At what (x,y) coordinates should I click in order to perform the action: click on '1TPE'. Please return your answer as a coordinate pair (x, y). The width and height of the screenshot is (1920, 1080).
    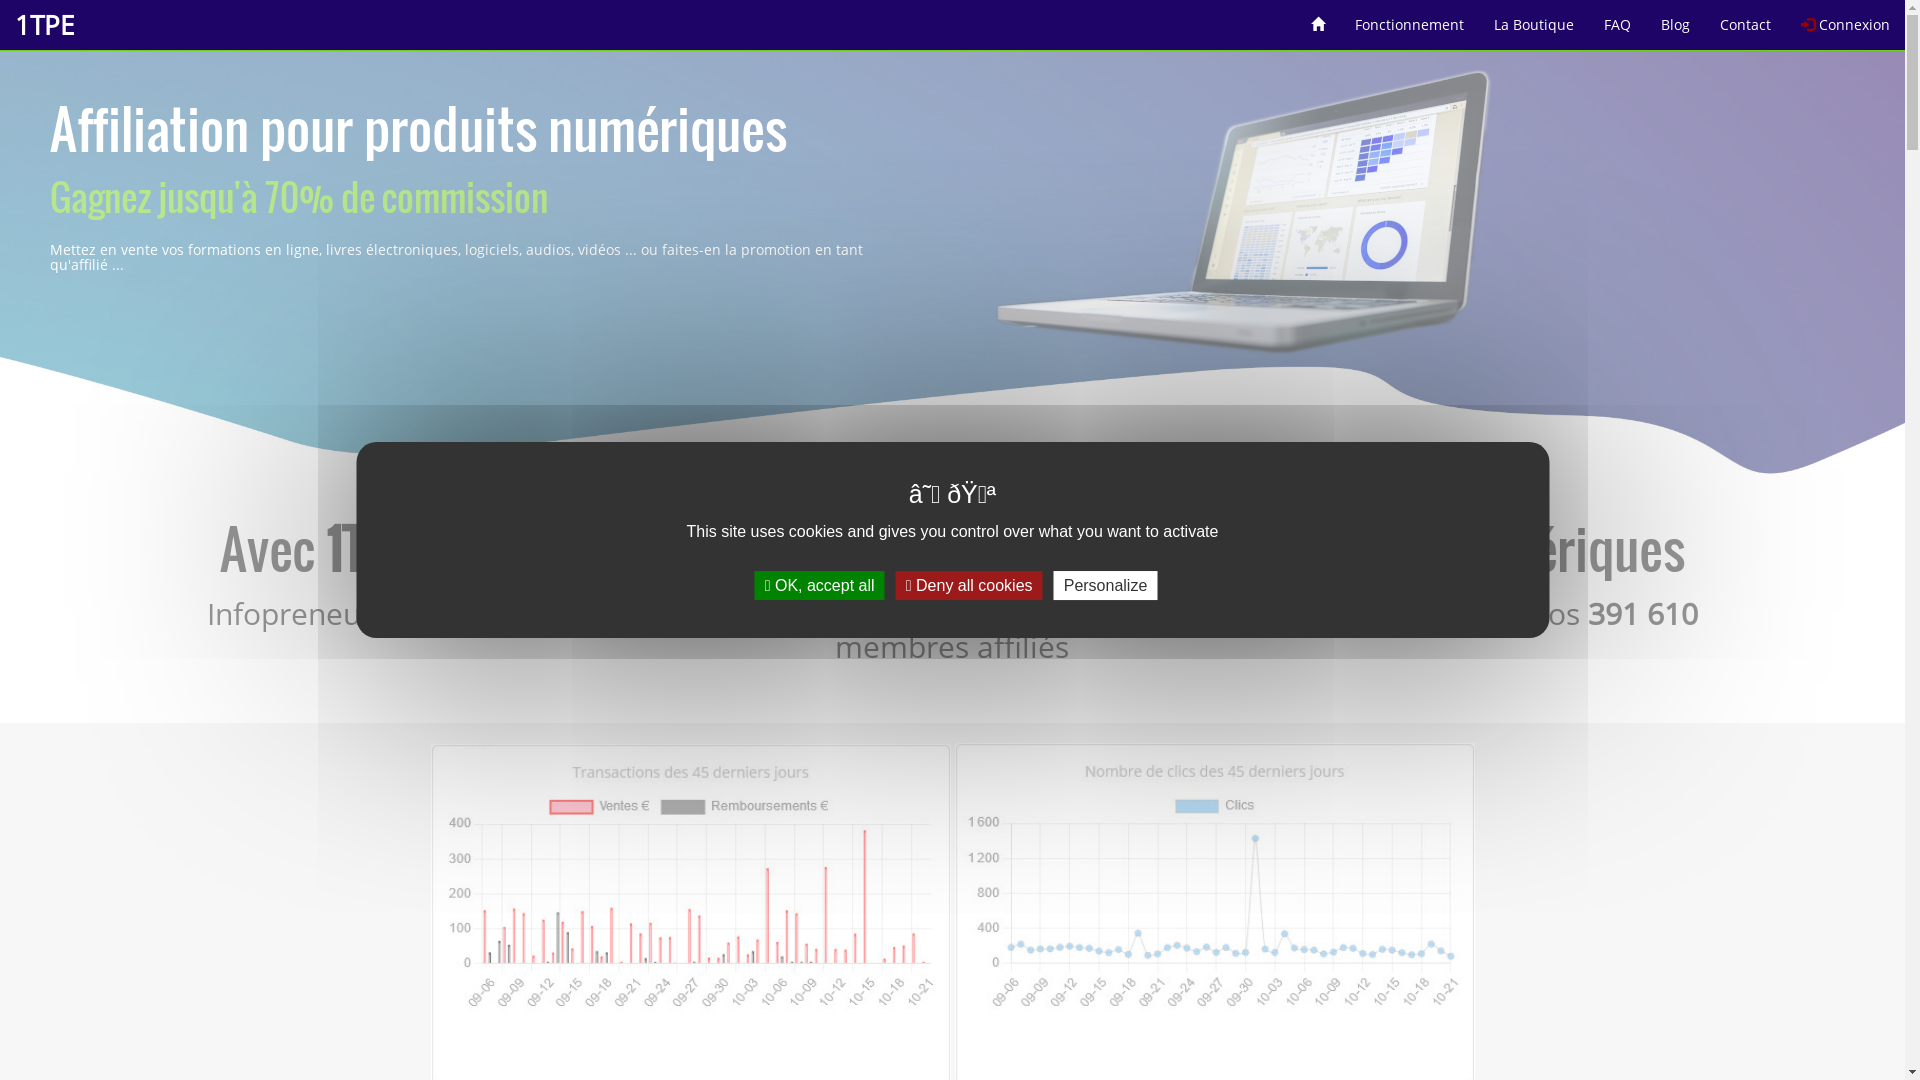
    Looking at the image, I should click on (44, 24).